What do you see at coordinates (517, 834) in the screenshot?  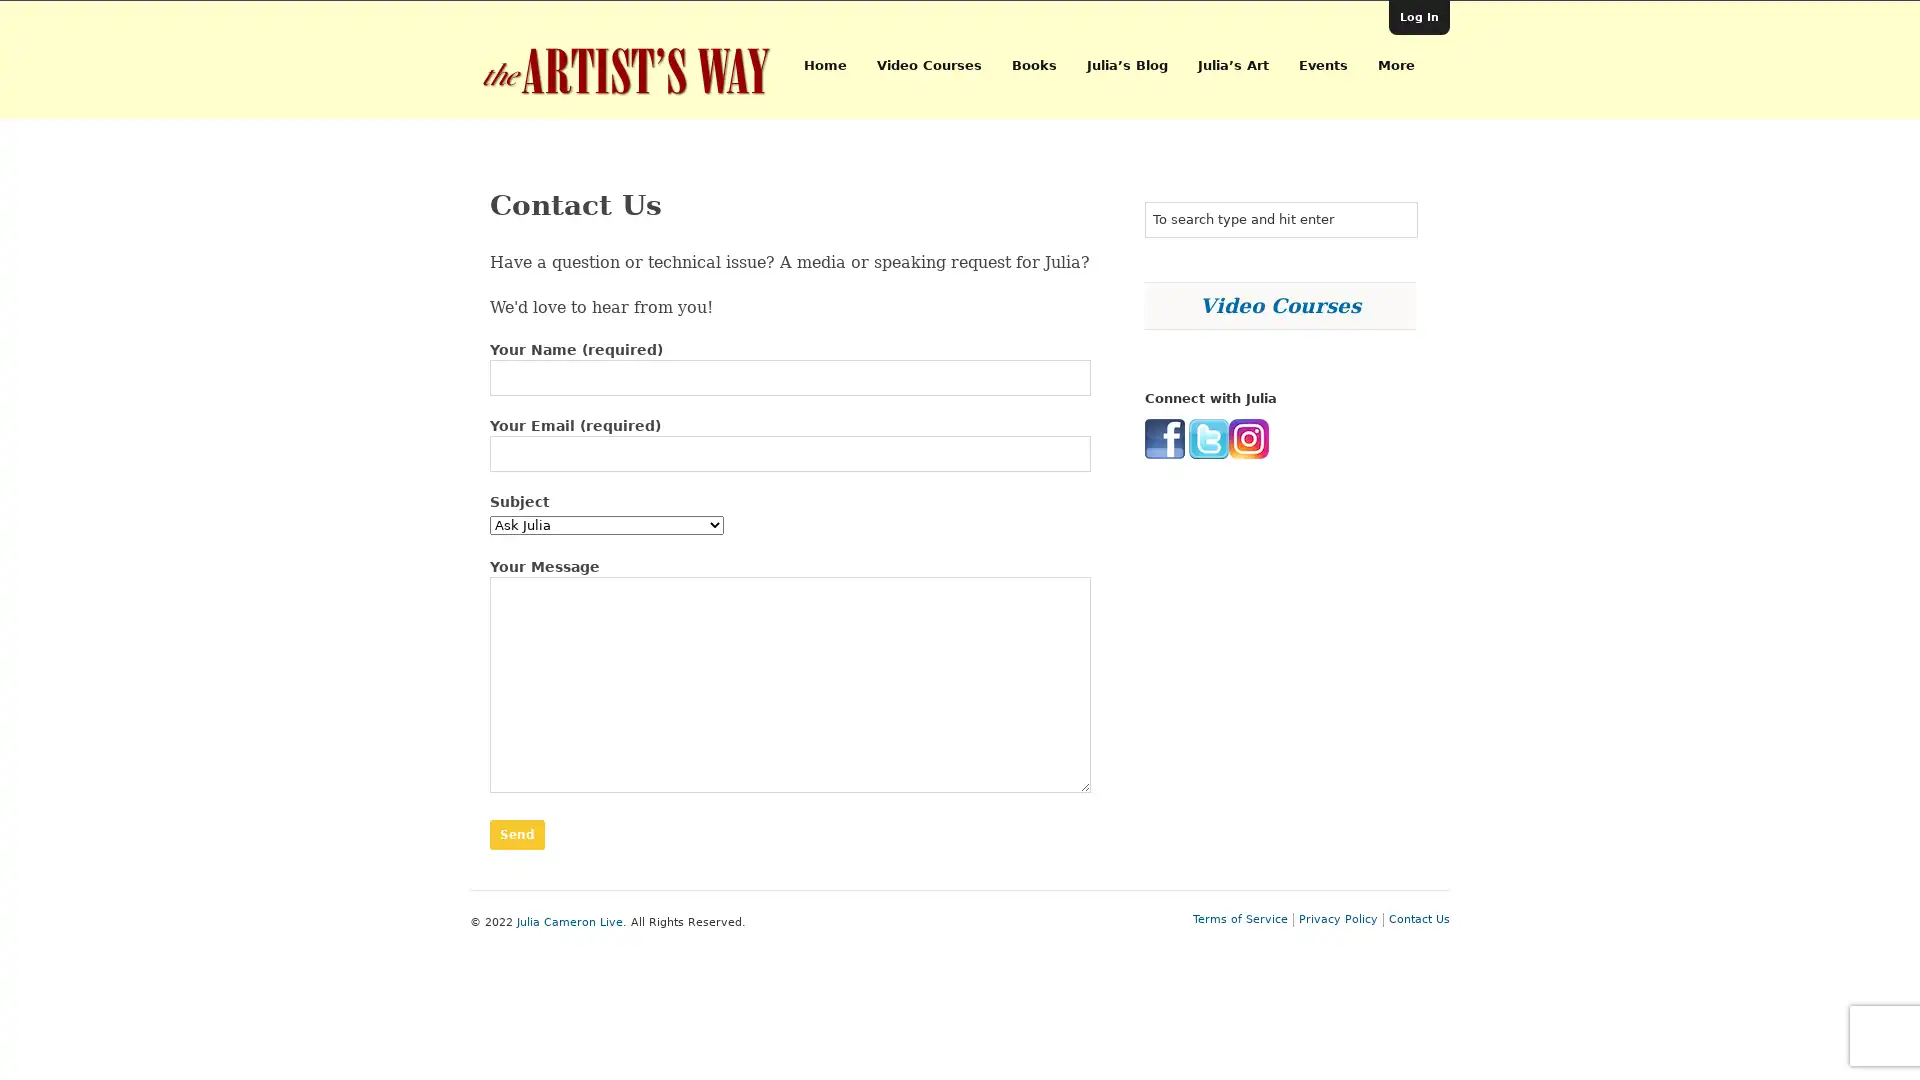 I see `Send` at bounding box center [517, 834].